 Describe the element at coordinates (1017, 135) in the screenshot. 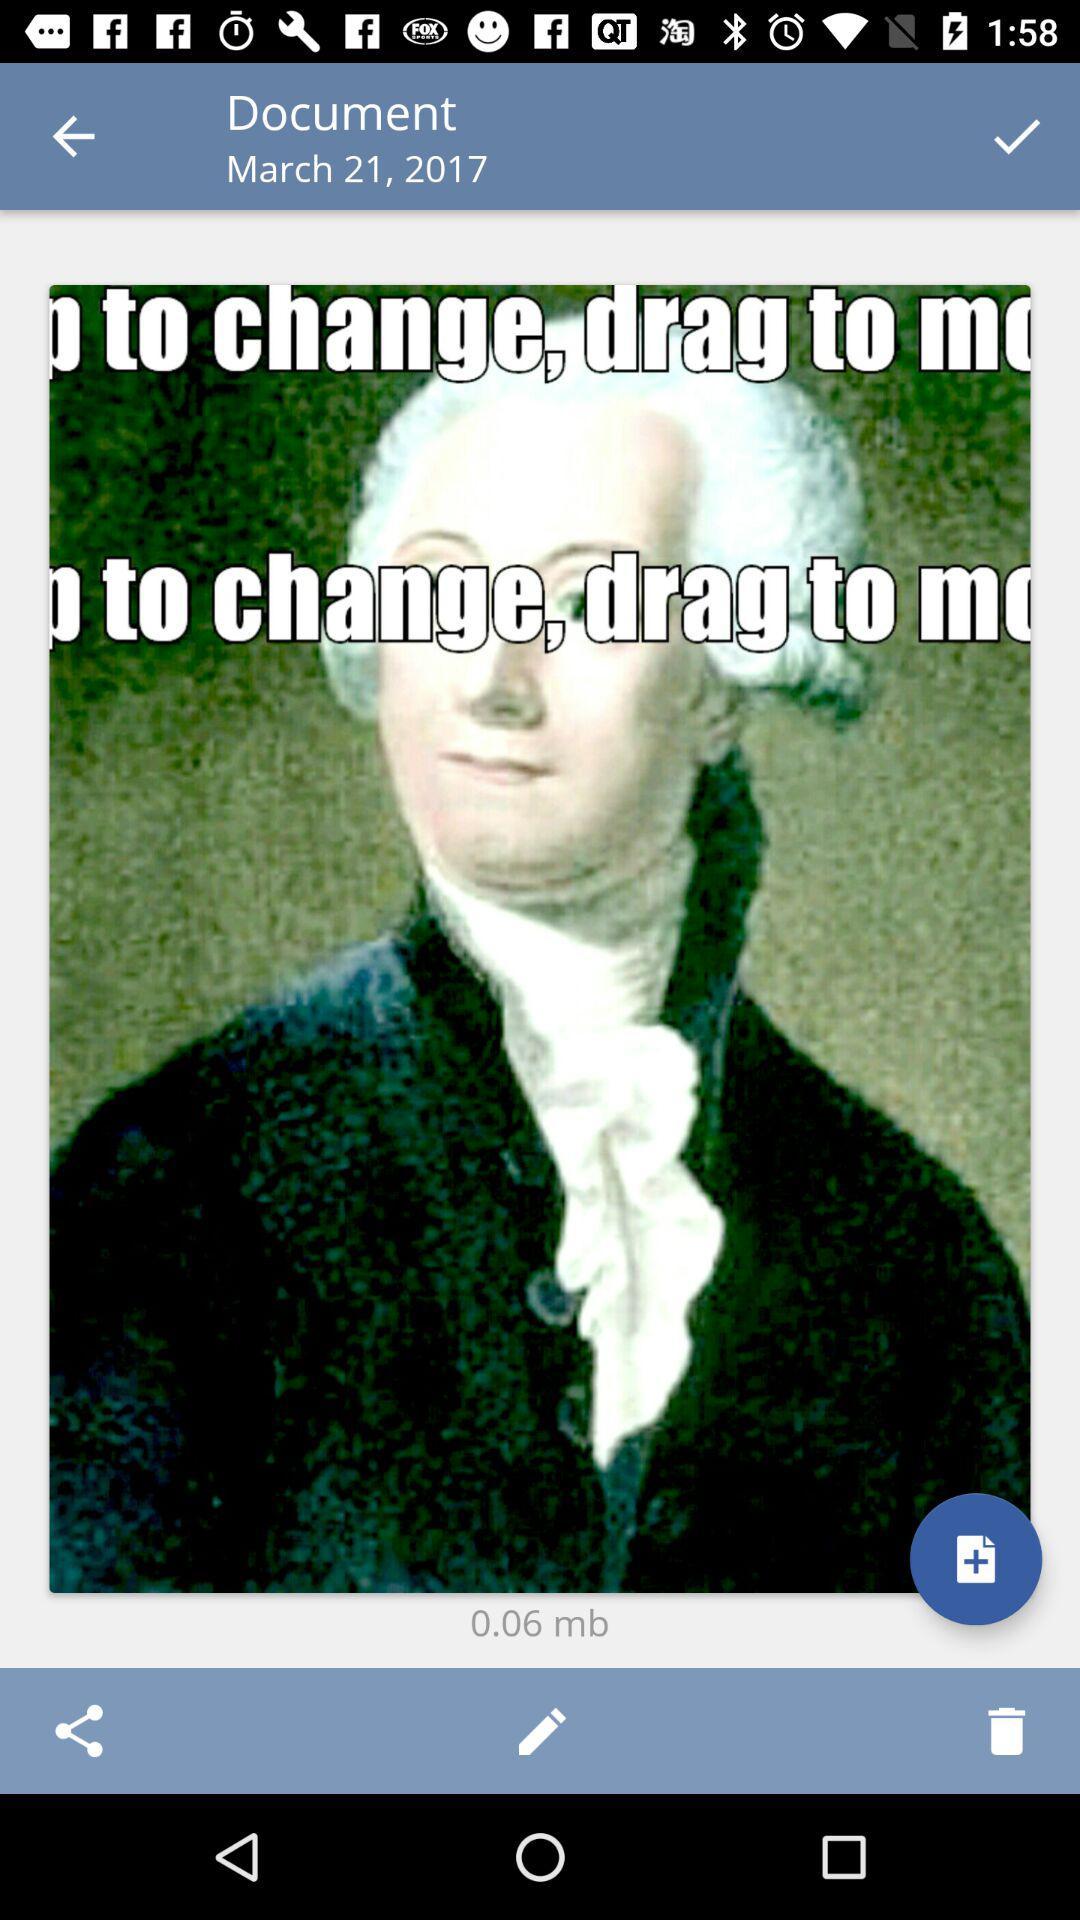

I see `item at the top right corner` at that location.